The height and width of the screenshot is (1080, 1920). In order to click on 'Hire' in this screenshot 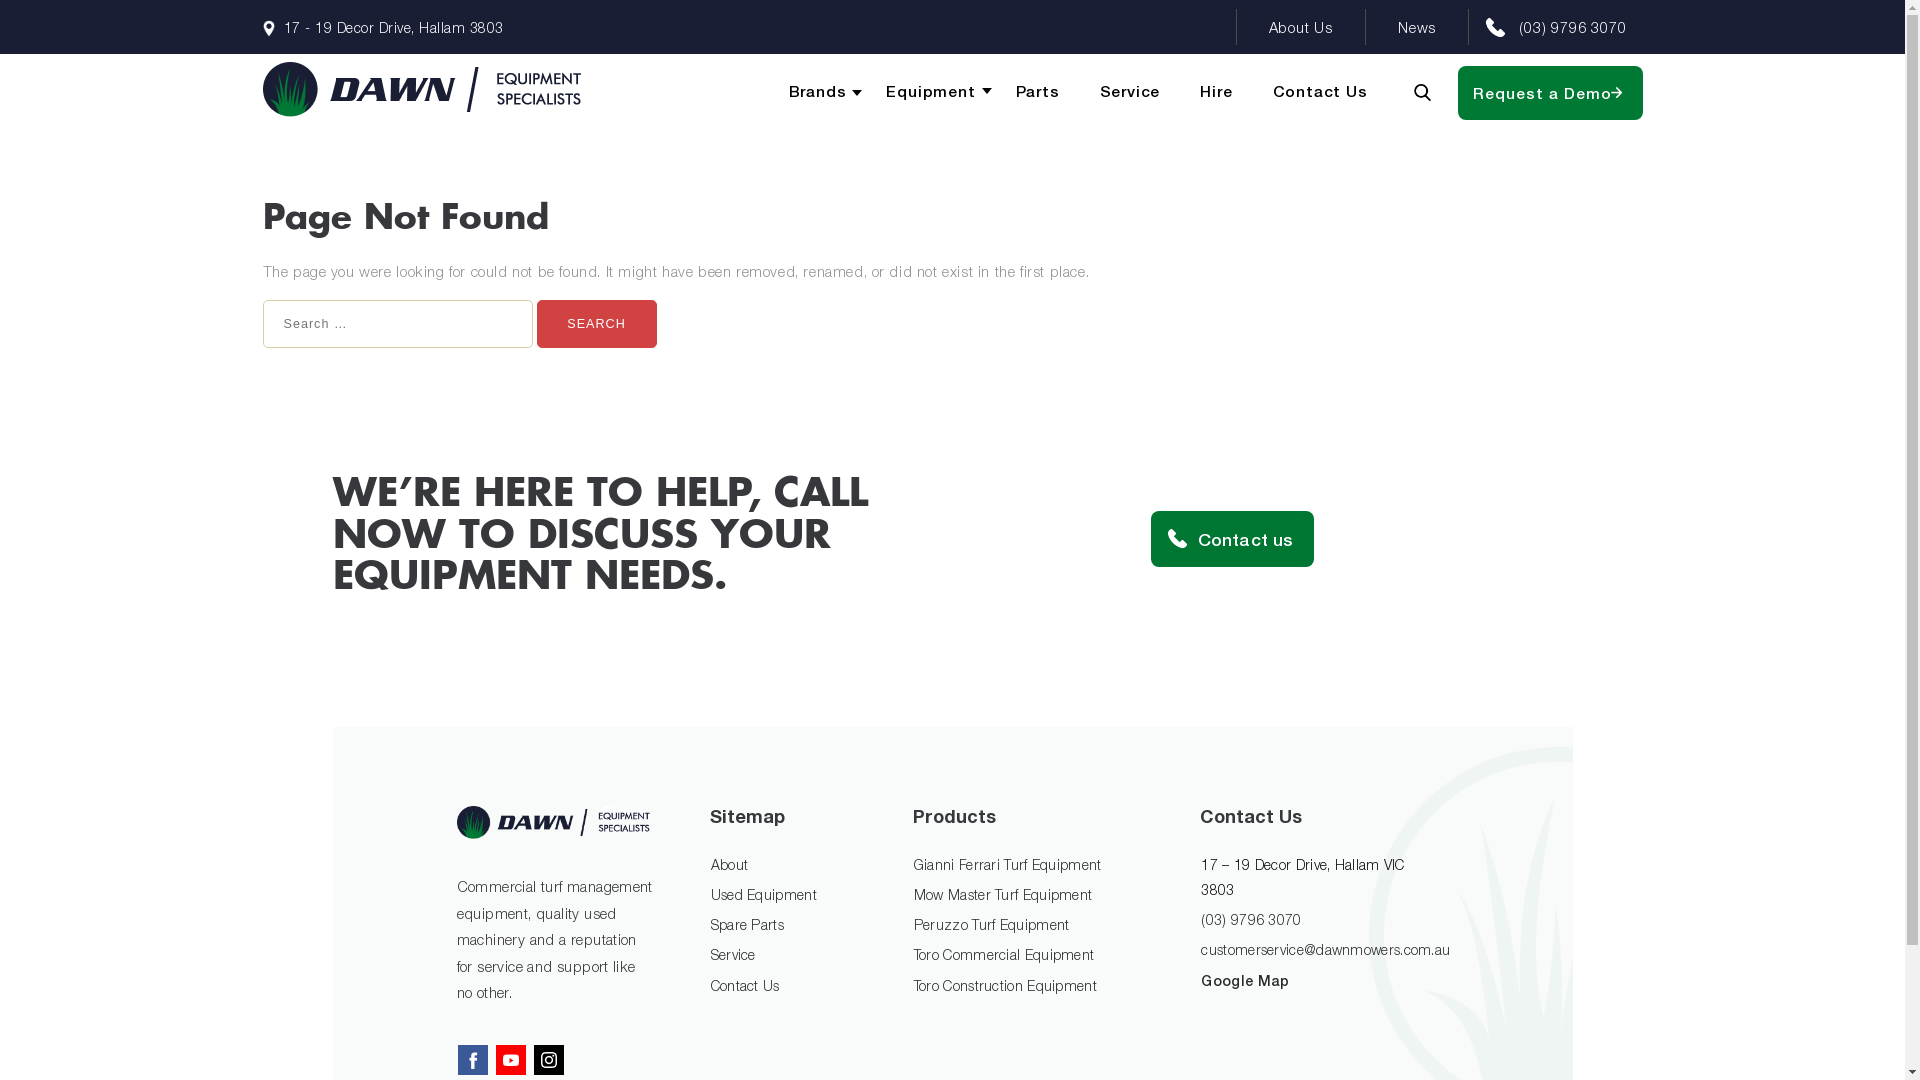, I will do `click(1214, 92)`.